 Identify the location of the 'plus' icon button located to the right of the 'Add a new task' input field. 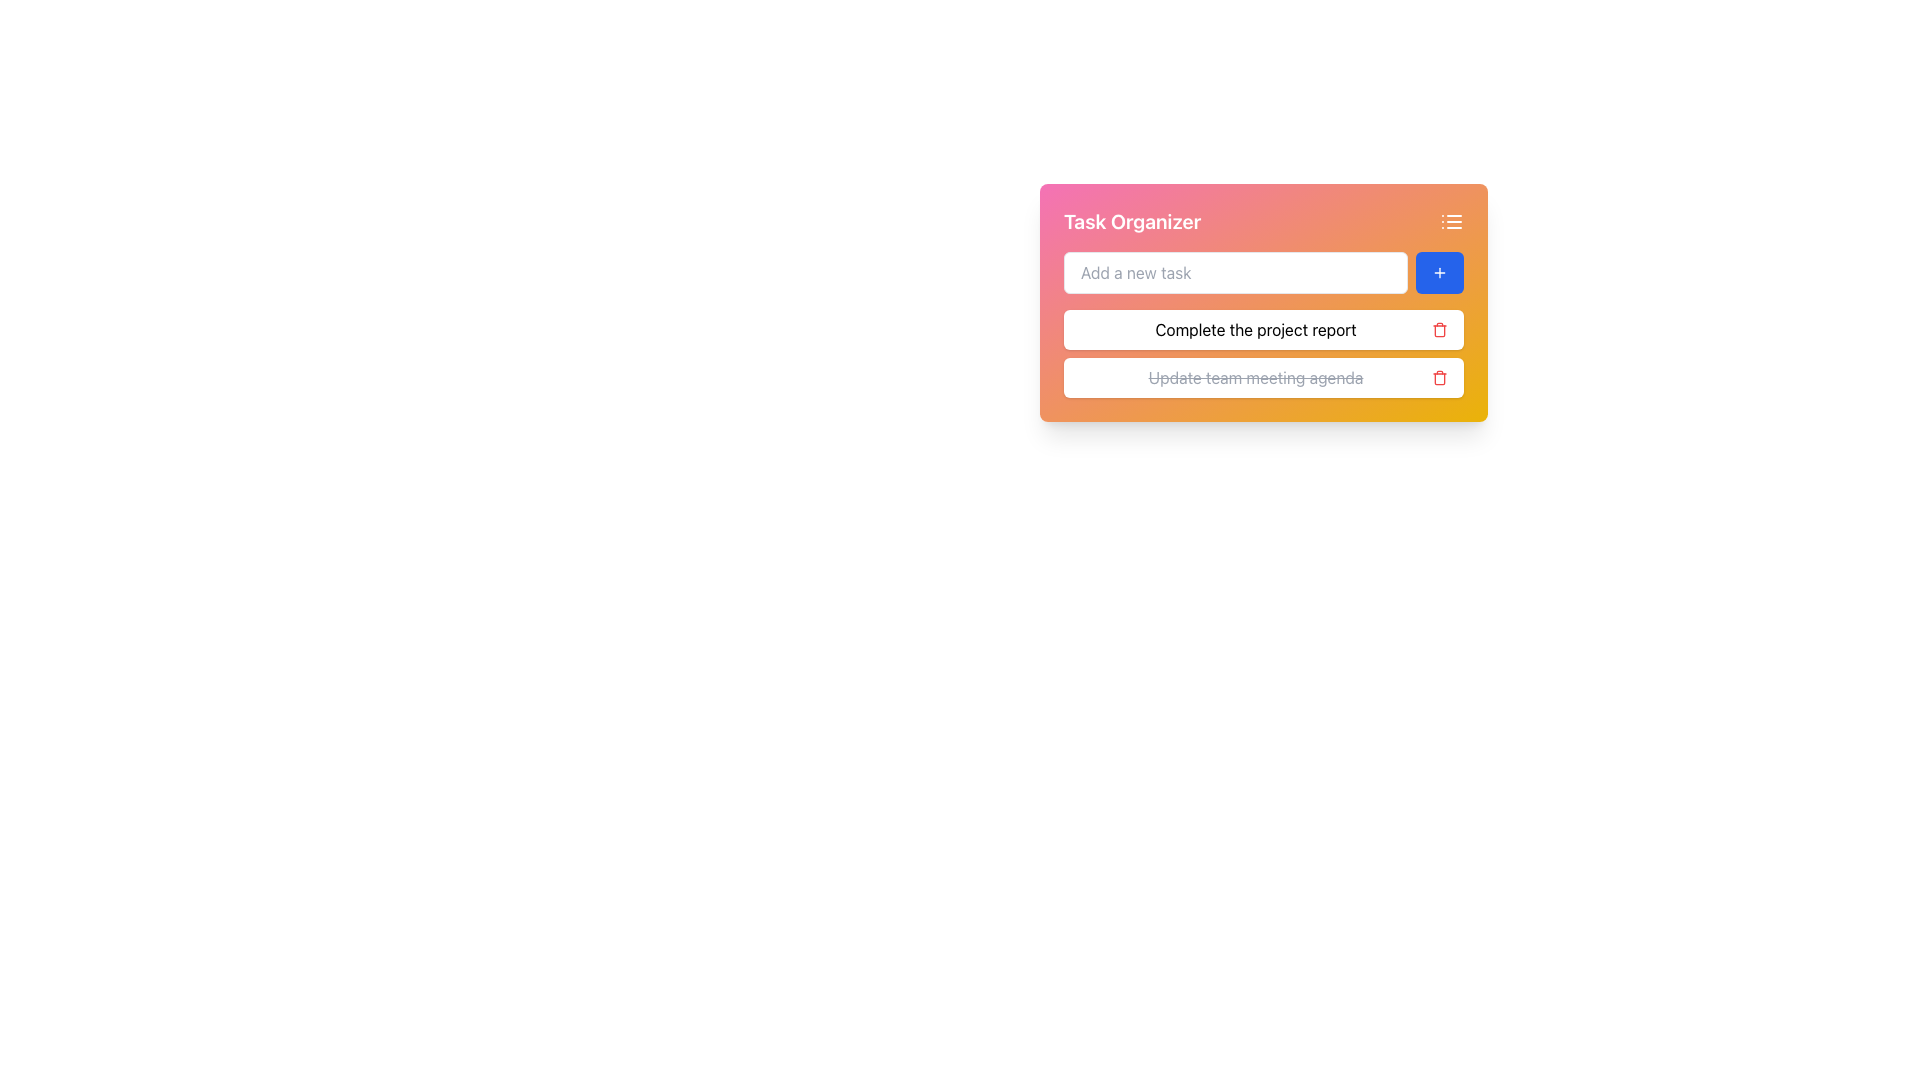
(1440, 273).